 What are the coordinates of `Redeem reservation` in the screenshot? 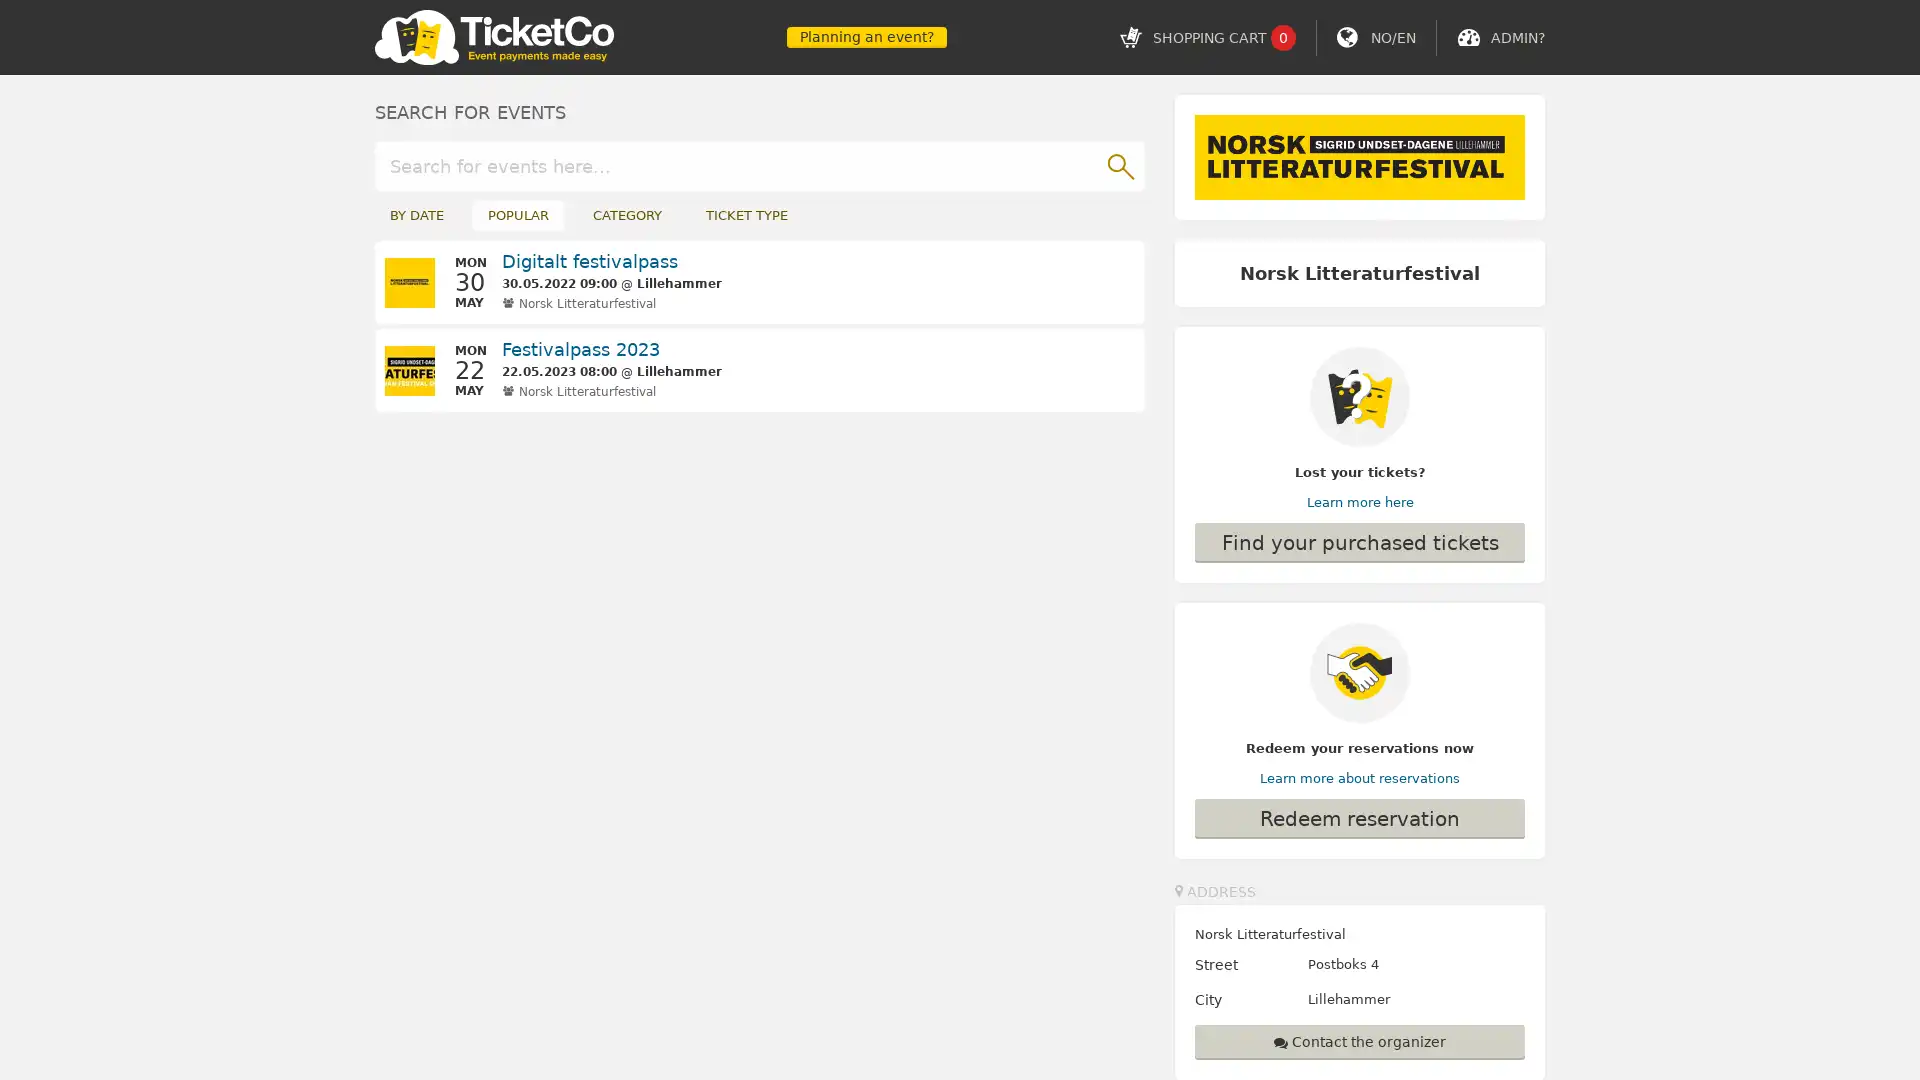 It's located at (1359, 817).